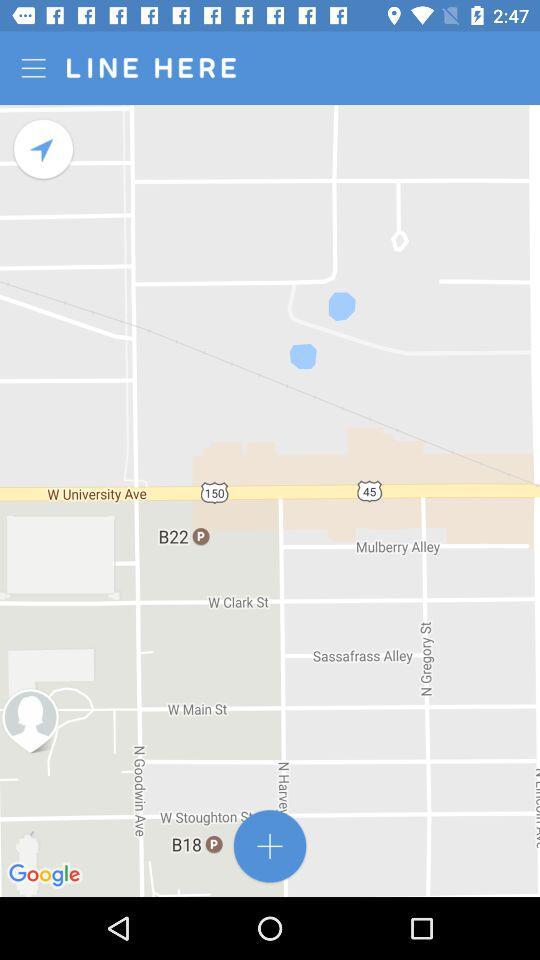 This screenshot has width=540, height=960. Describe the element at coordinates (44, 148) in the screenshot. I see `get directions` at that location.